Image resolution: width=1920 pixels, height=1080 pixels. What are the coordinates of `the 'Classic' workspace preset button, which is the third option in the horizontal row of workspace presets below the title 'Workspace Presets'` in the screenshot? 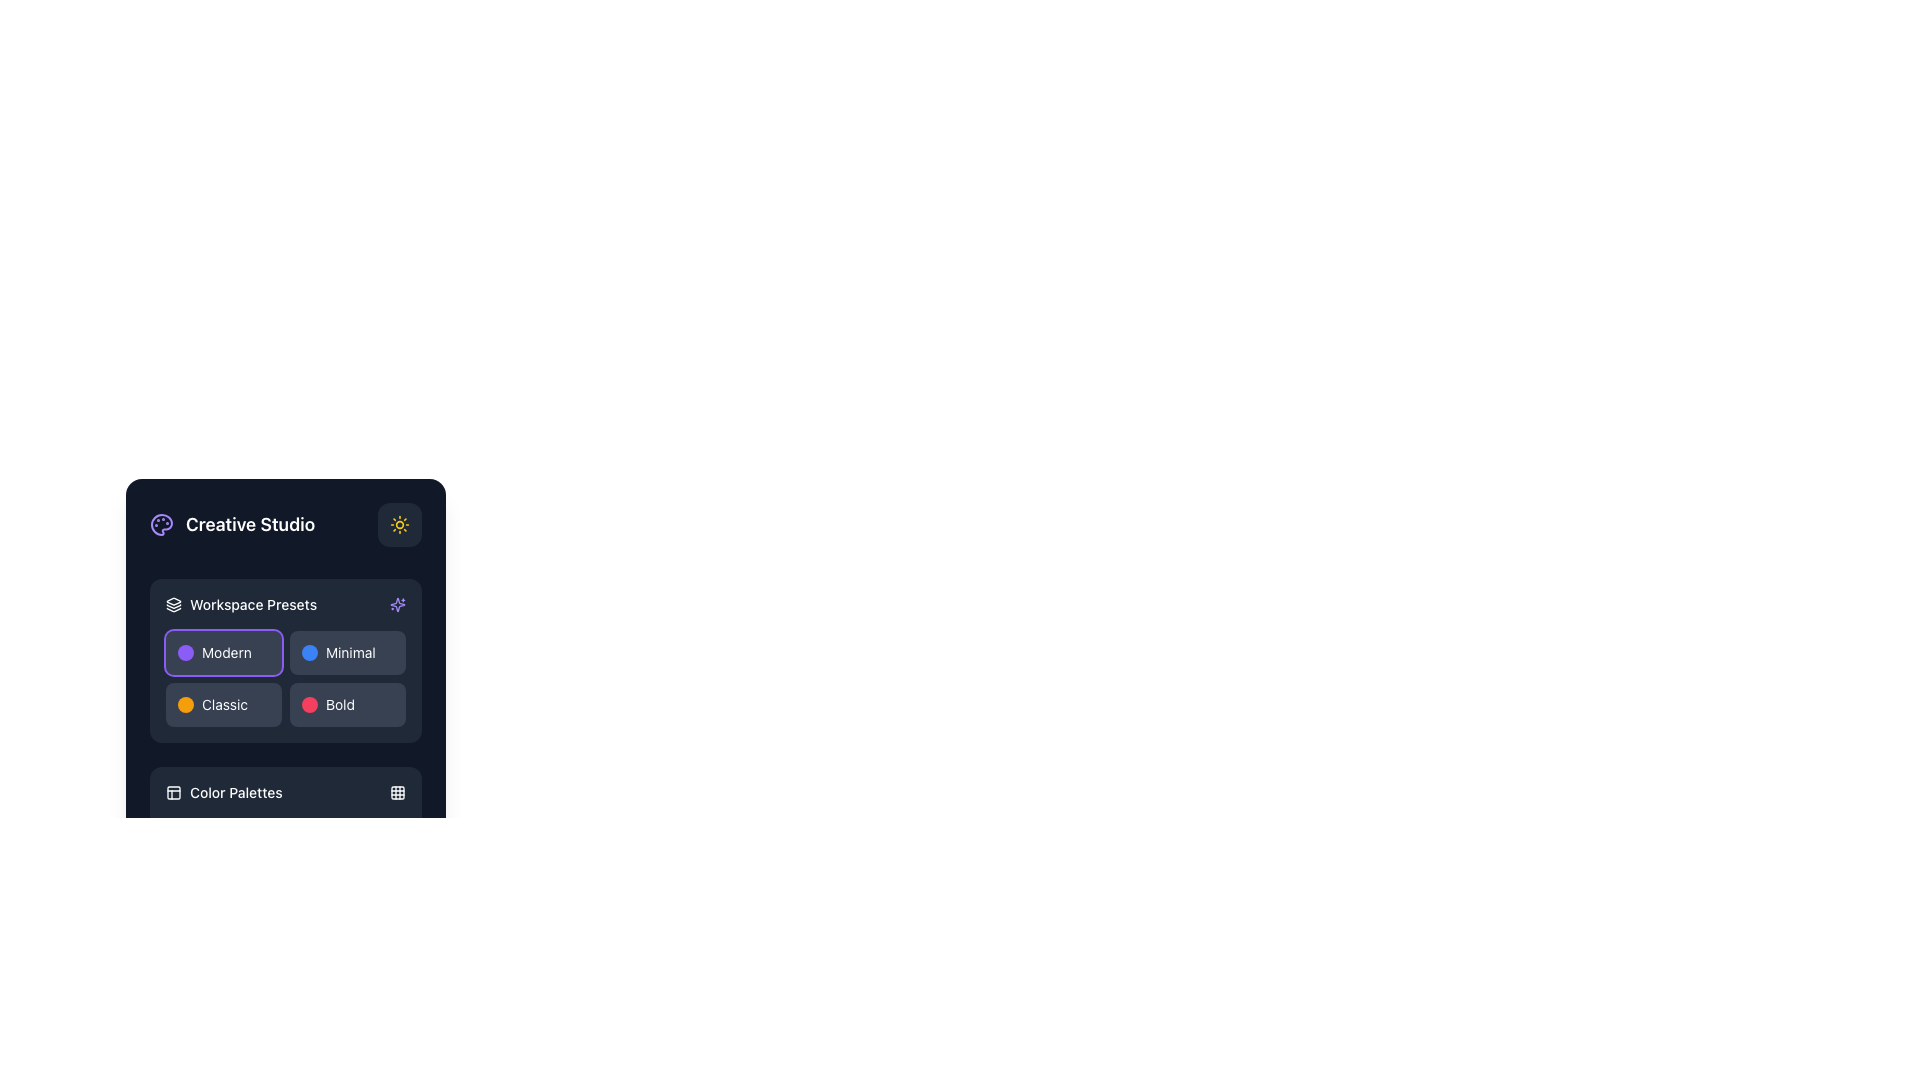 It's located at (225, 704).